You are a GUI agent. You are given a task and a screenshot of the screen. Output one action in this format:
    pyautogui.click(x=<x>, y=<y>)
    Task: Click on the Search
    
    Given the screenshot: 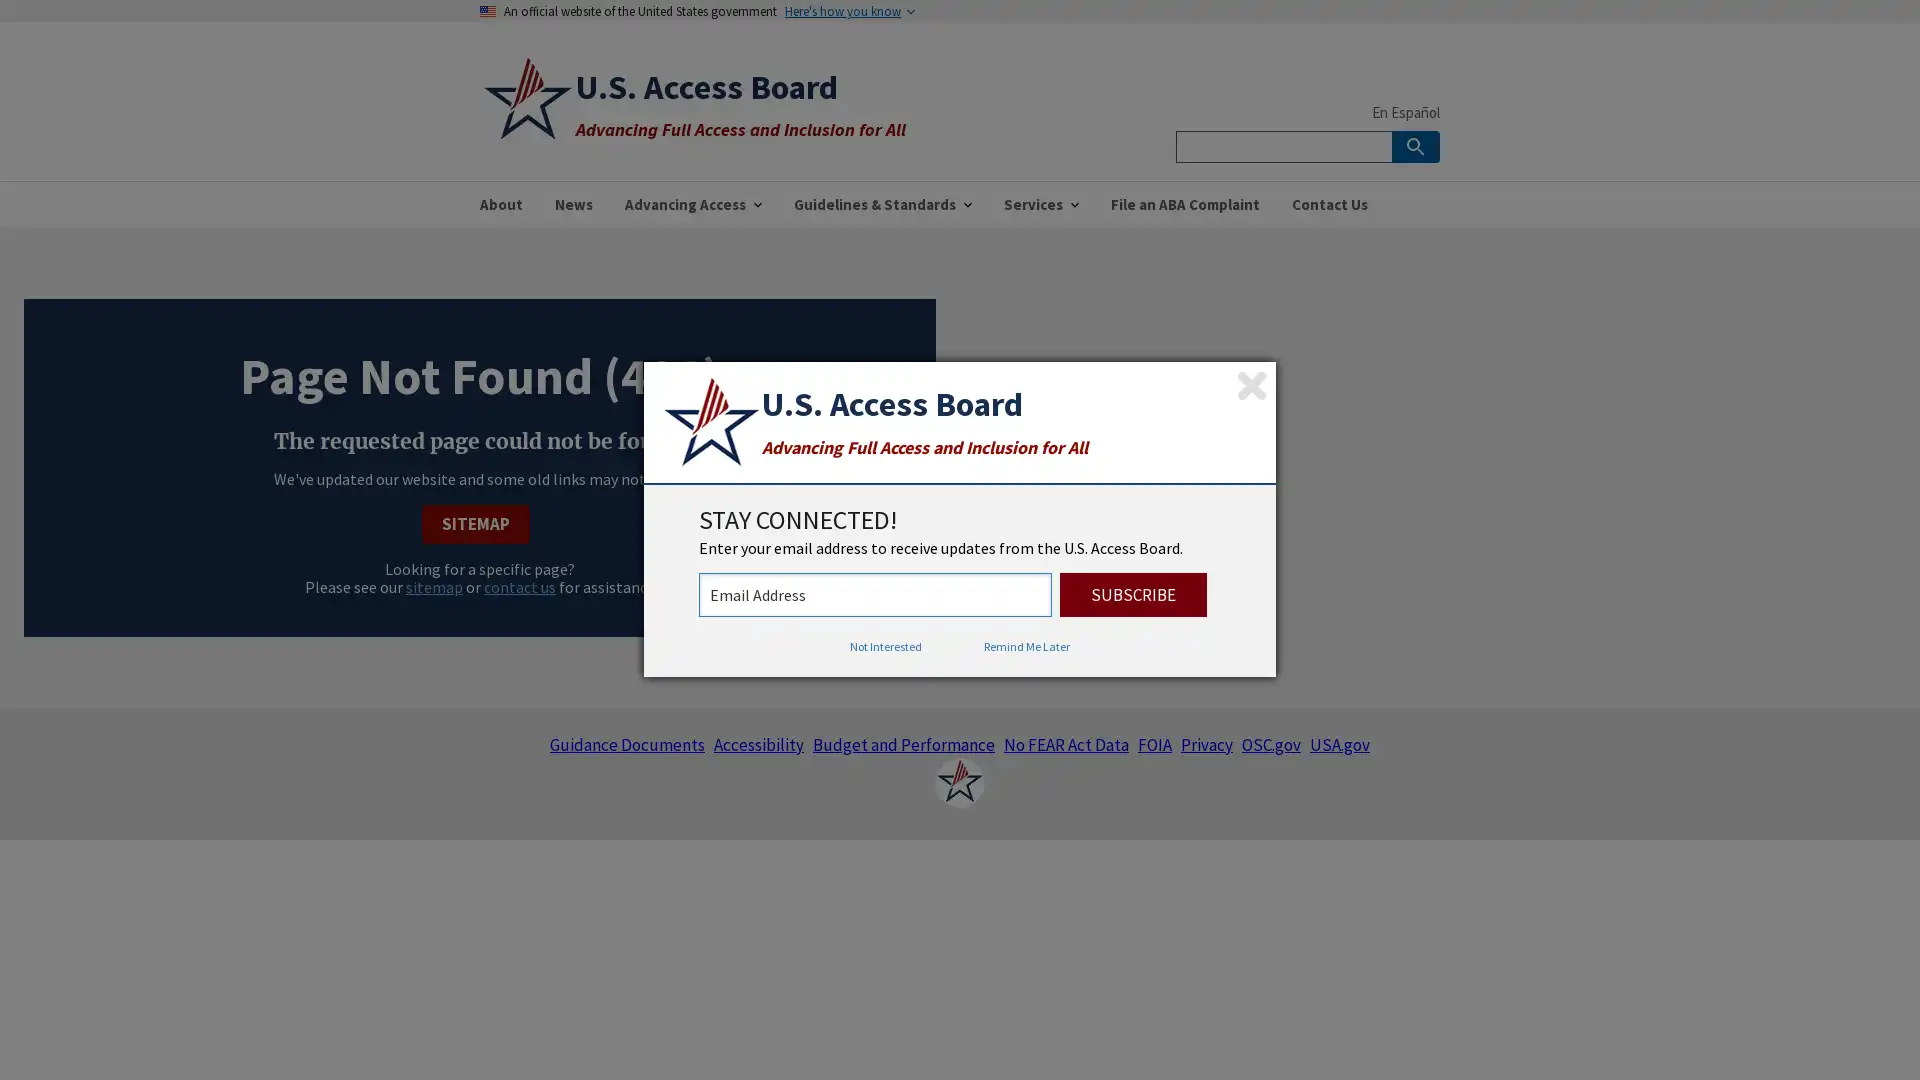 What is the action you would take?
    pyautogui.click(x=1415, y=145)
    